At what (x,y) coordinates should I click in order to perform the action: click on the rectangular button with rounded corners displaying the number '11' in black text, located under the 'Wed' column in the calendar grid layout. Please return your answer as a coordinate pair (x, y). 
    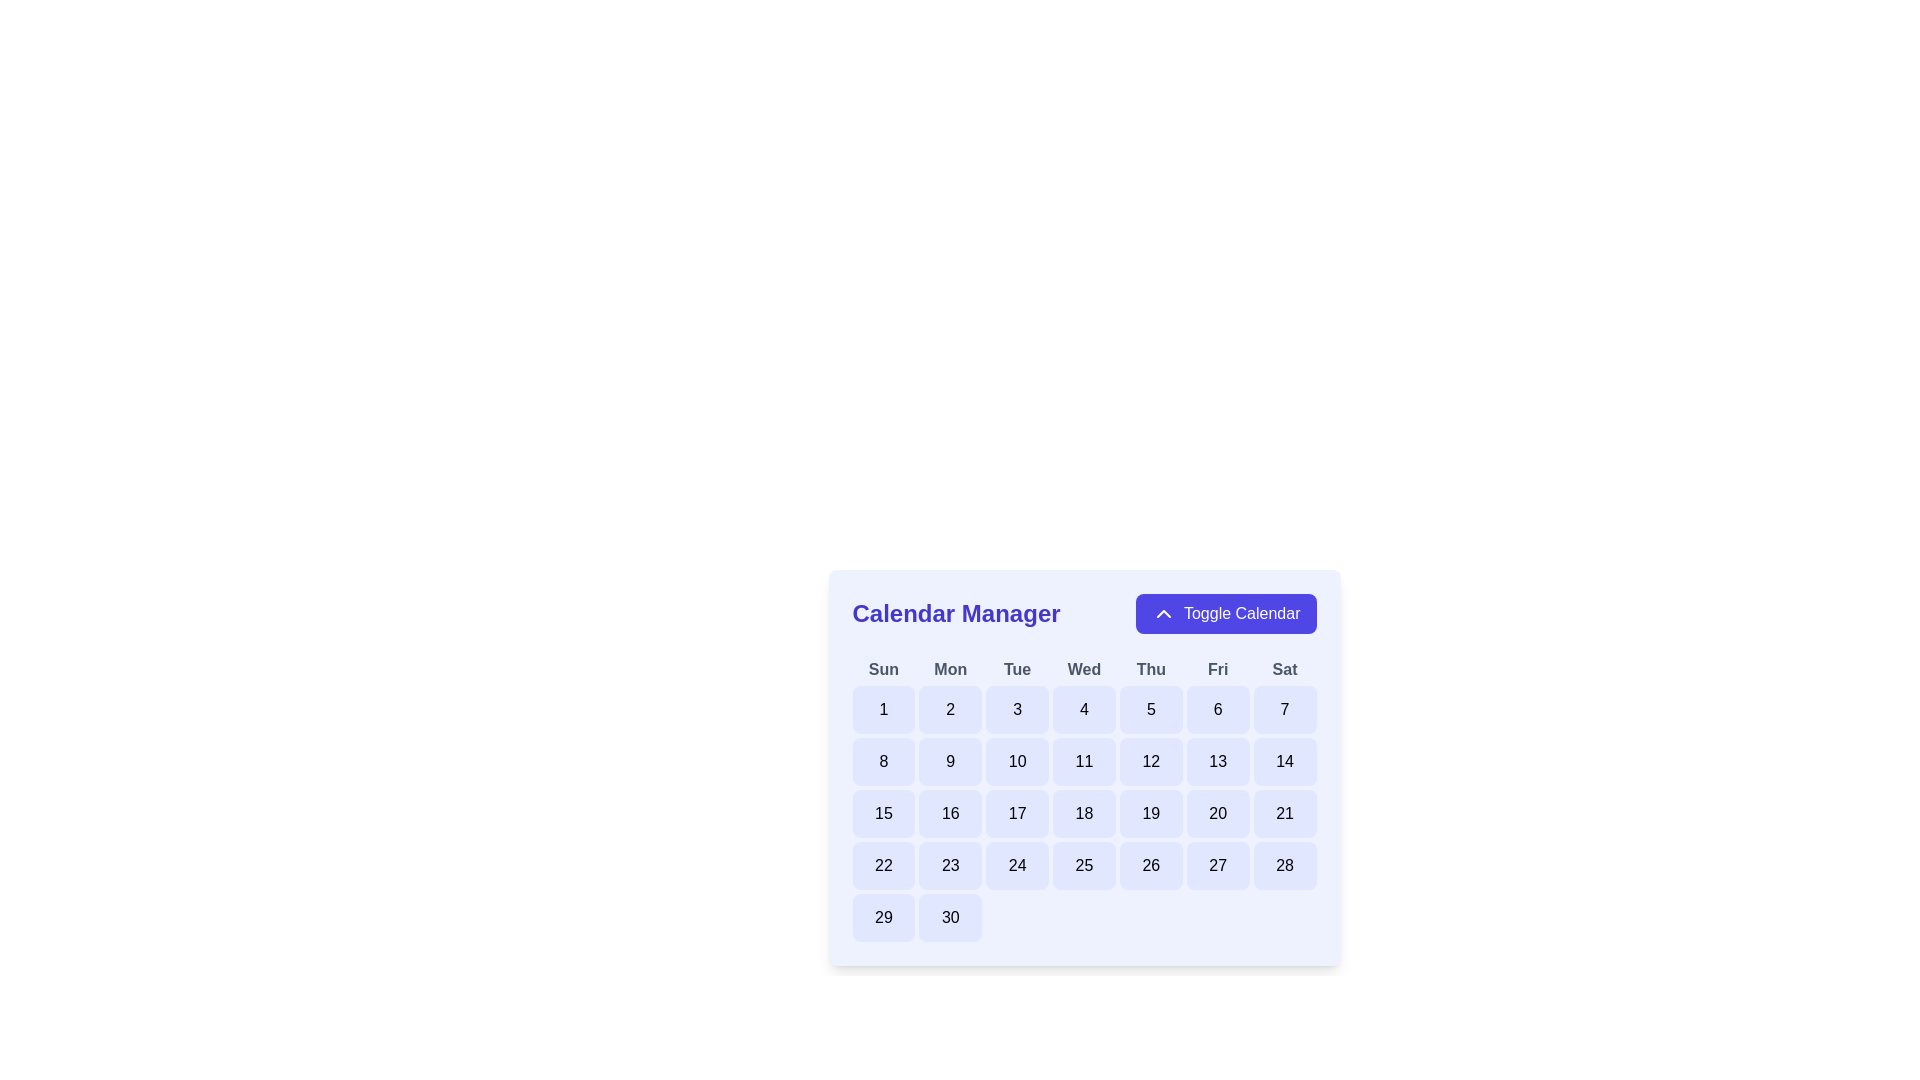
    Looking at the image, I should click on (1083, 762).